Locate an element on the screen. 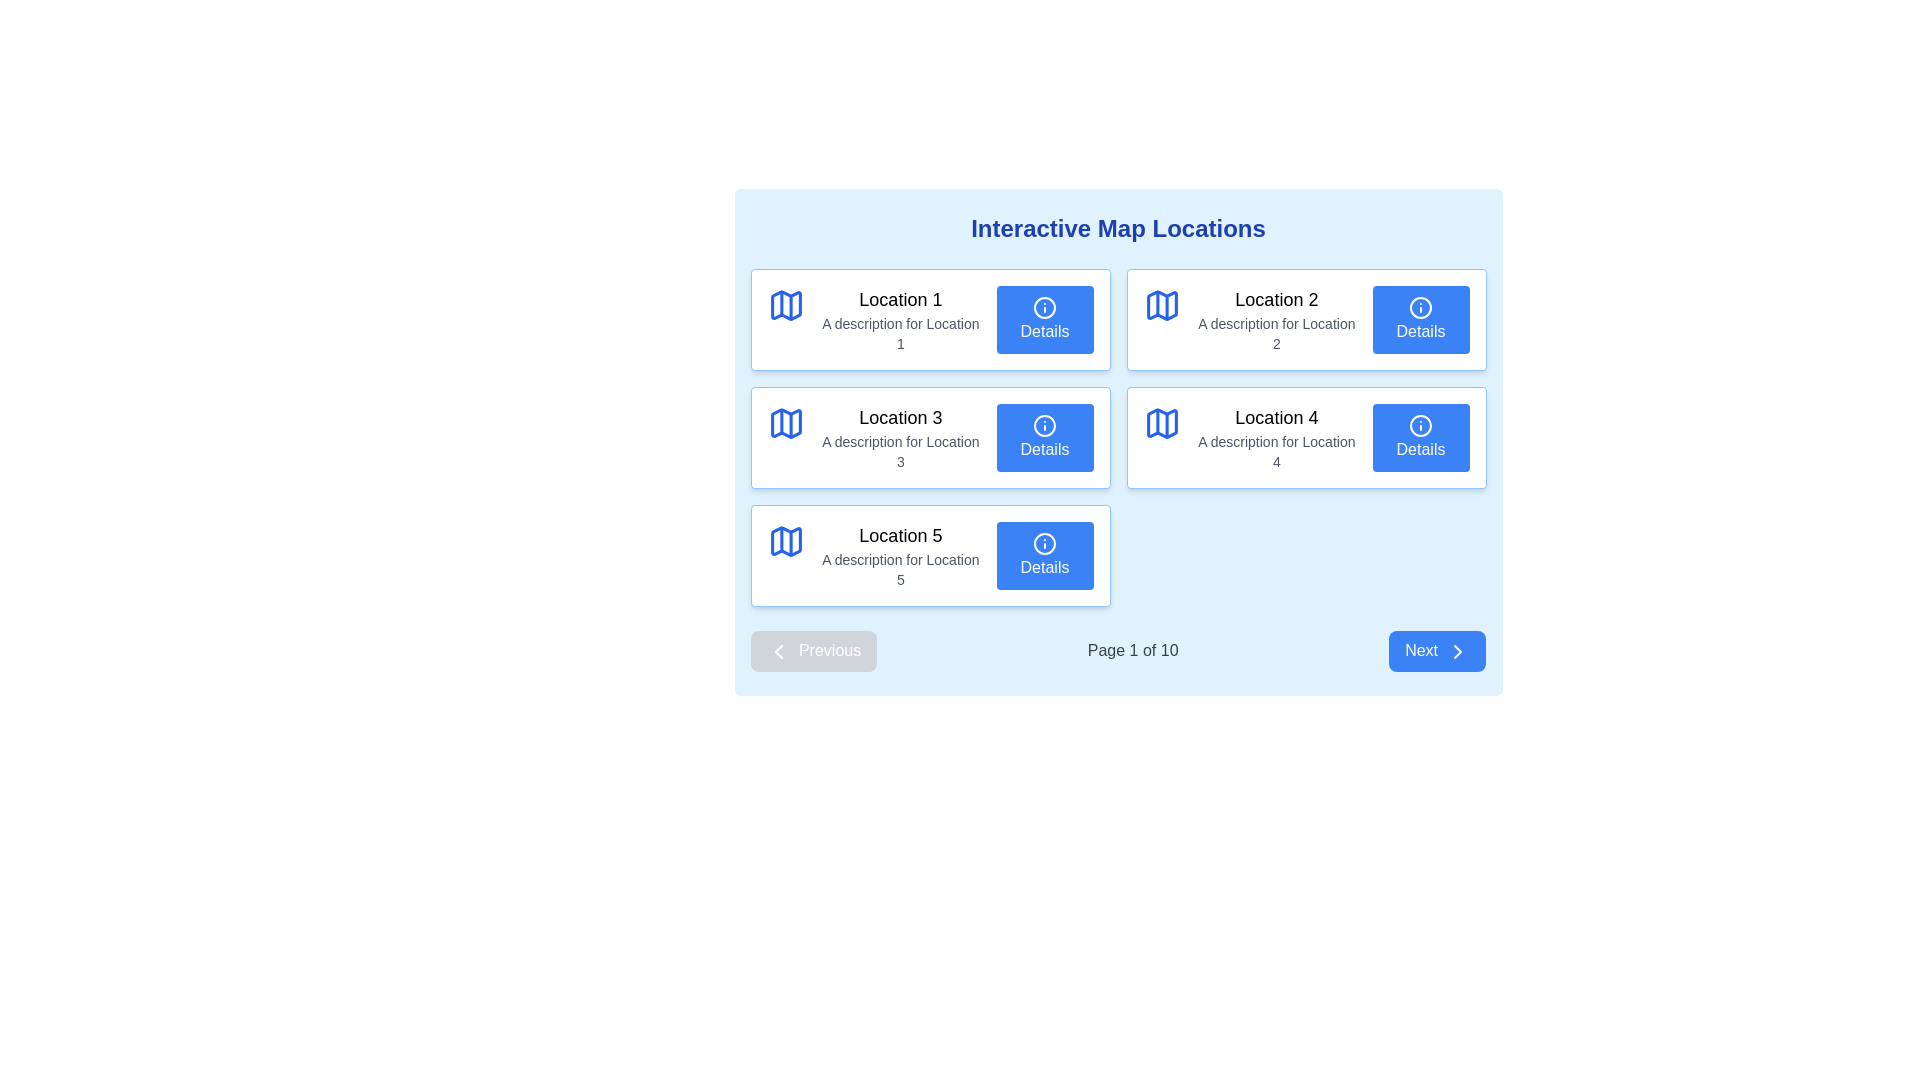  the button located in the bottom right corner of the 'Location 3' card is located at coordinates (1044, 437).